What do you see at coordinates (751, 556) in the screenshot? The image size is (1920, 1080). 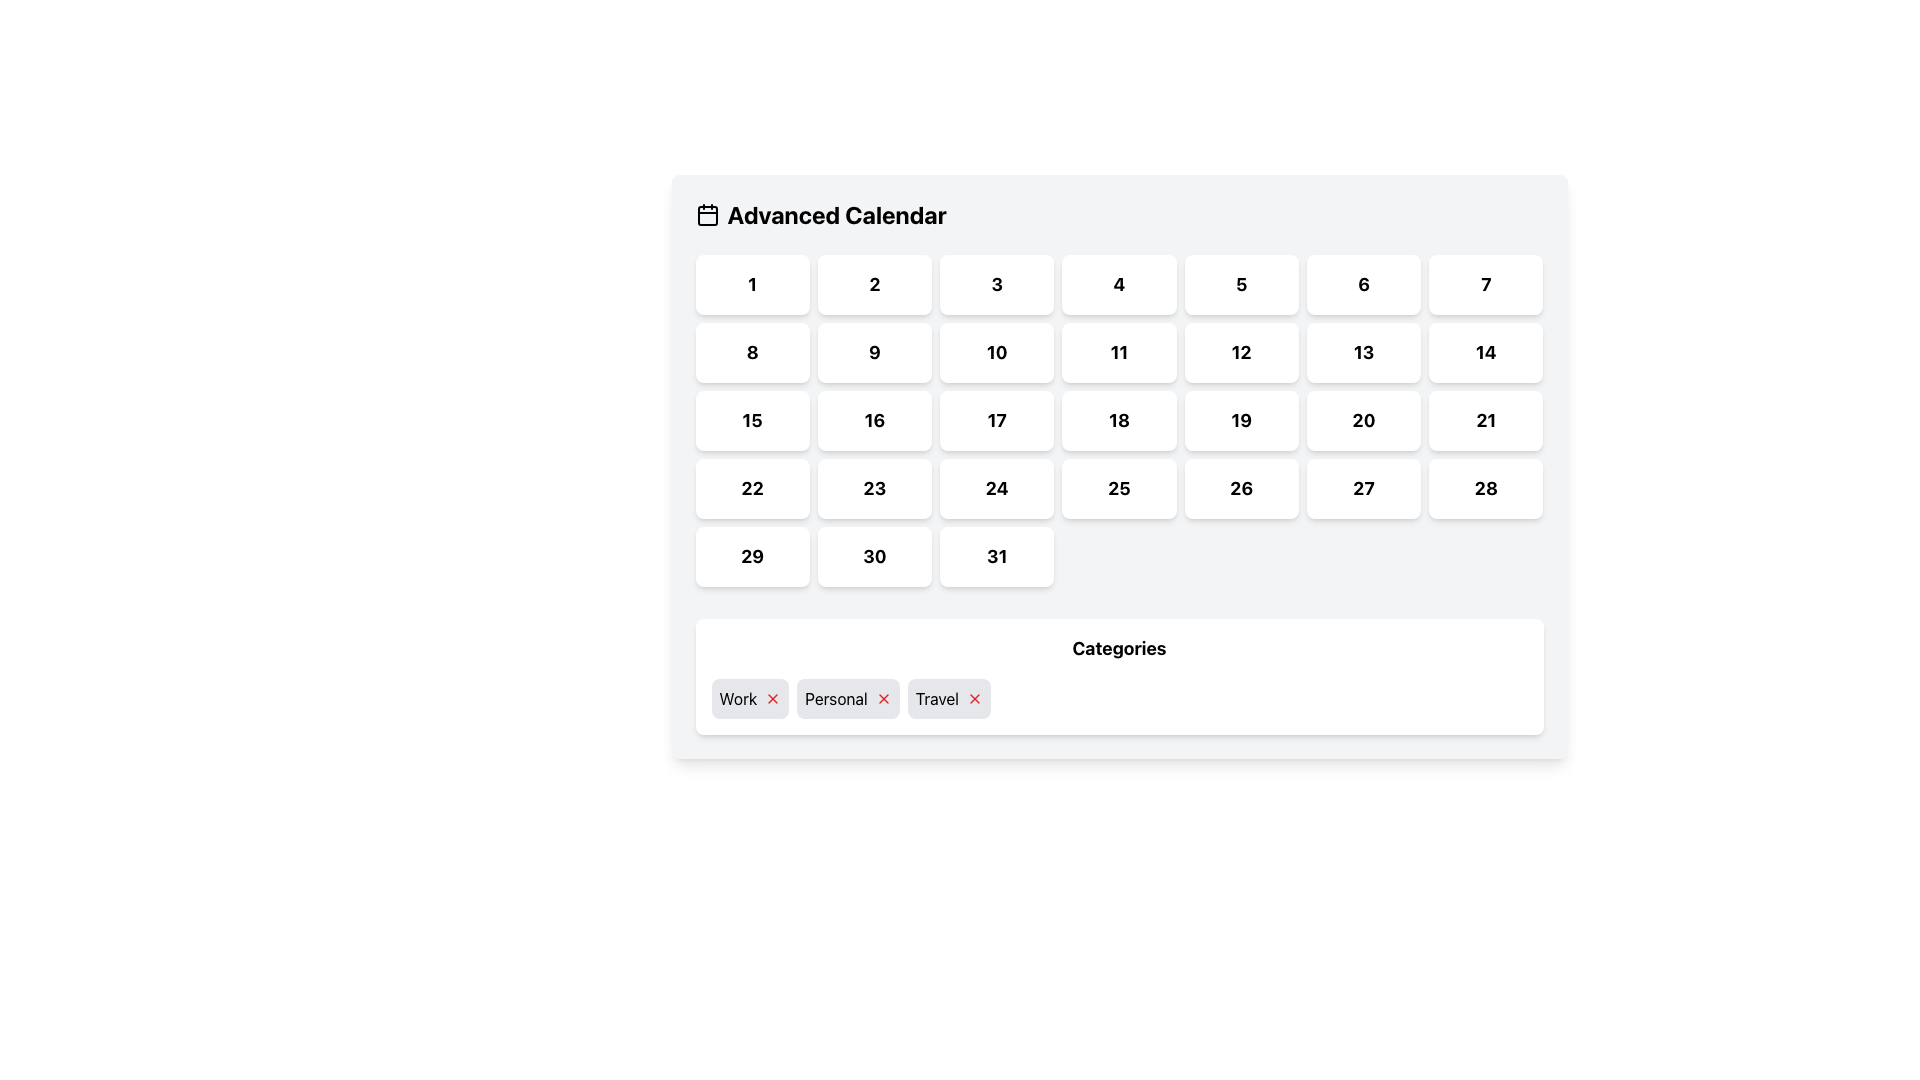 I see `the Text element representing the date 29th in the calendar` at bounding box center [751, 556].